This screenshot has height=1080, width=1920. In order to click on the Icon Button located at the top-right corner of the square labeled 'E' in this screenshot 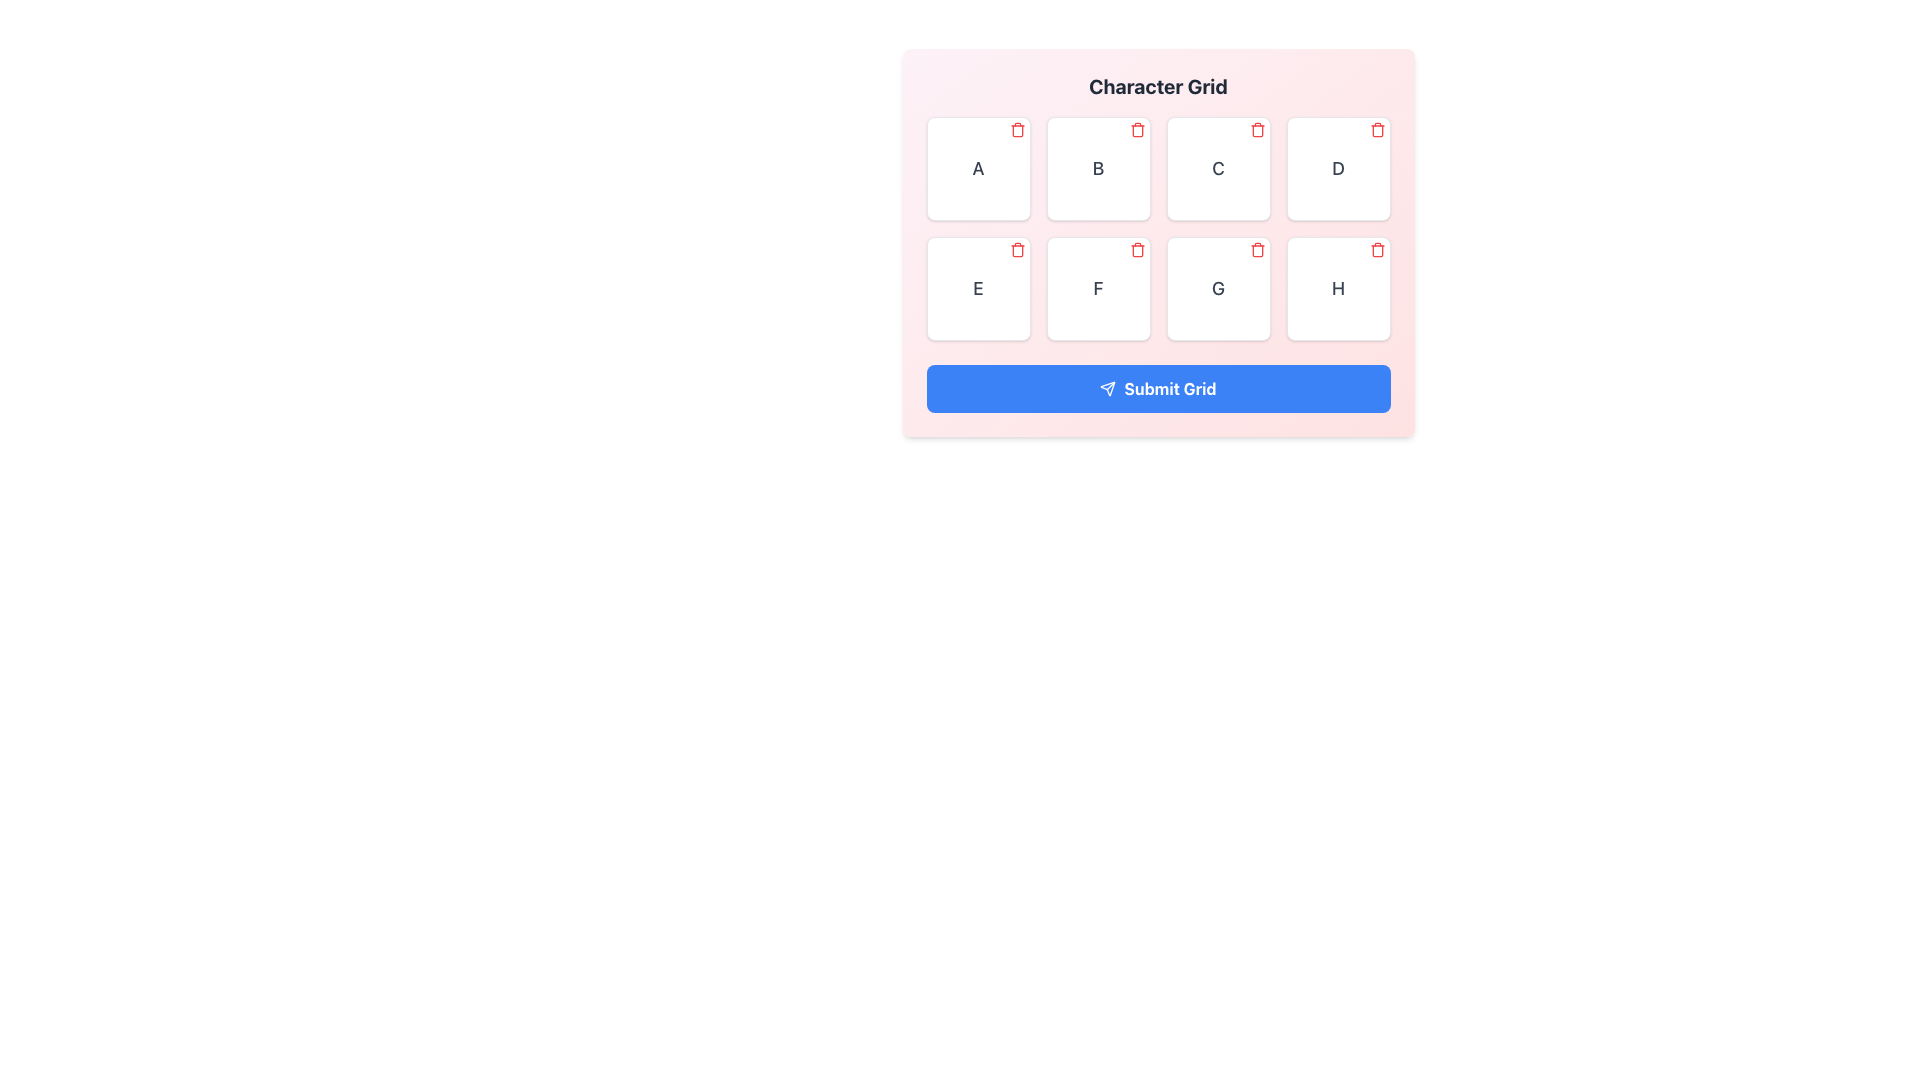, I will do `click(1017, 249)`.